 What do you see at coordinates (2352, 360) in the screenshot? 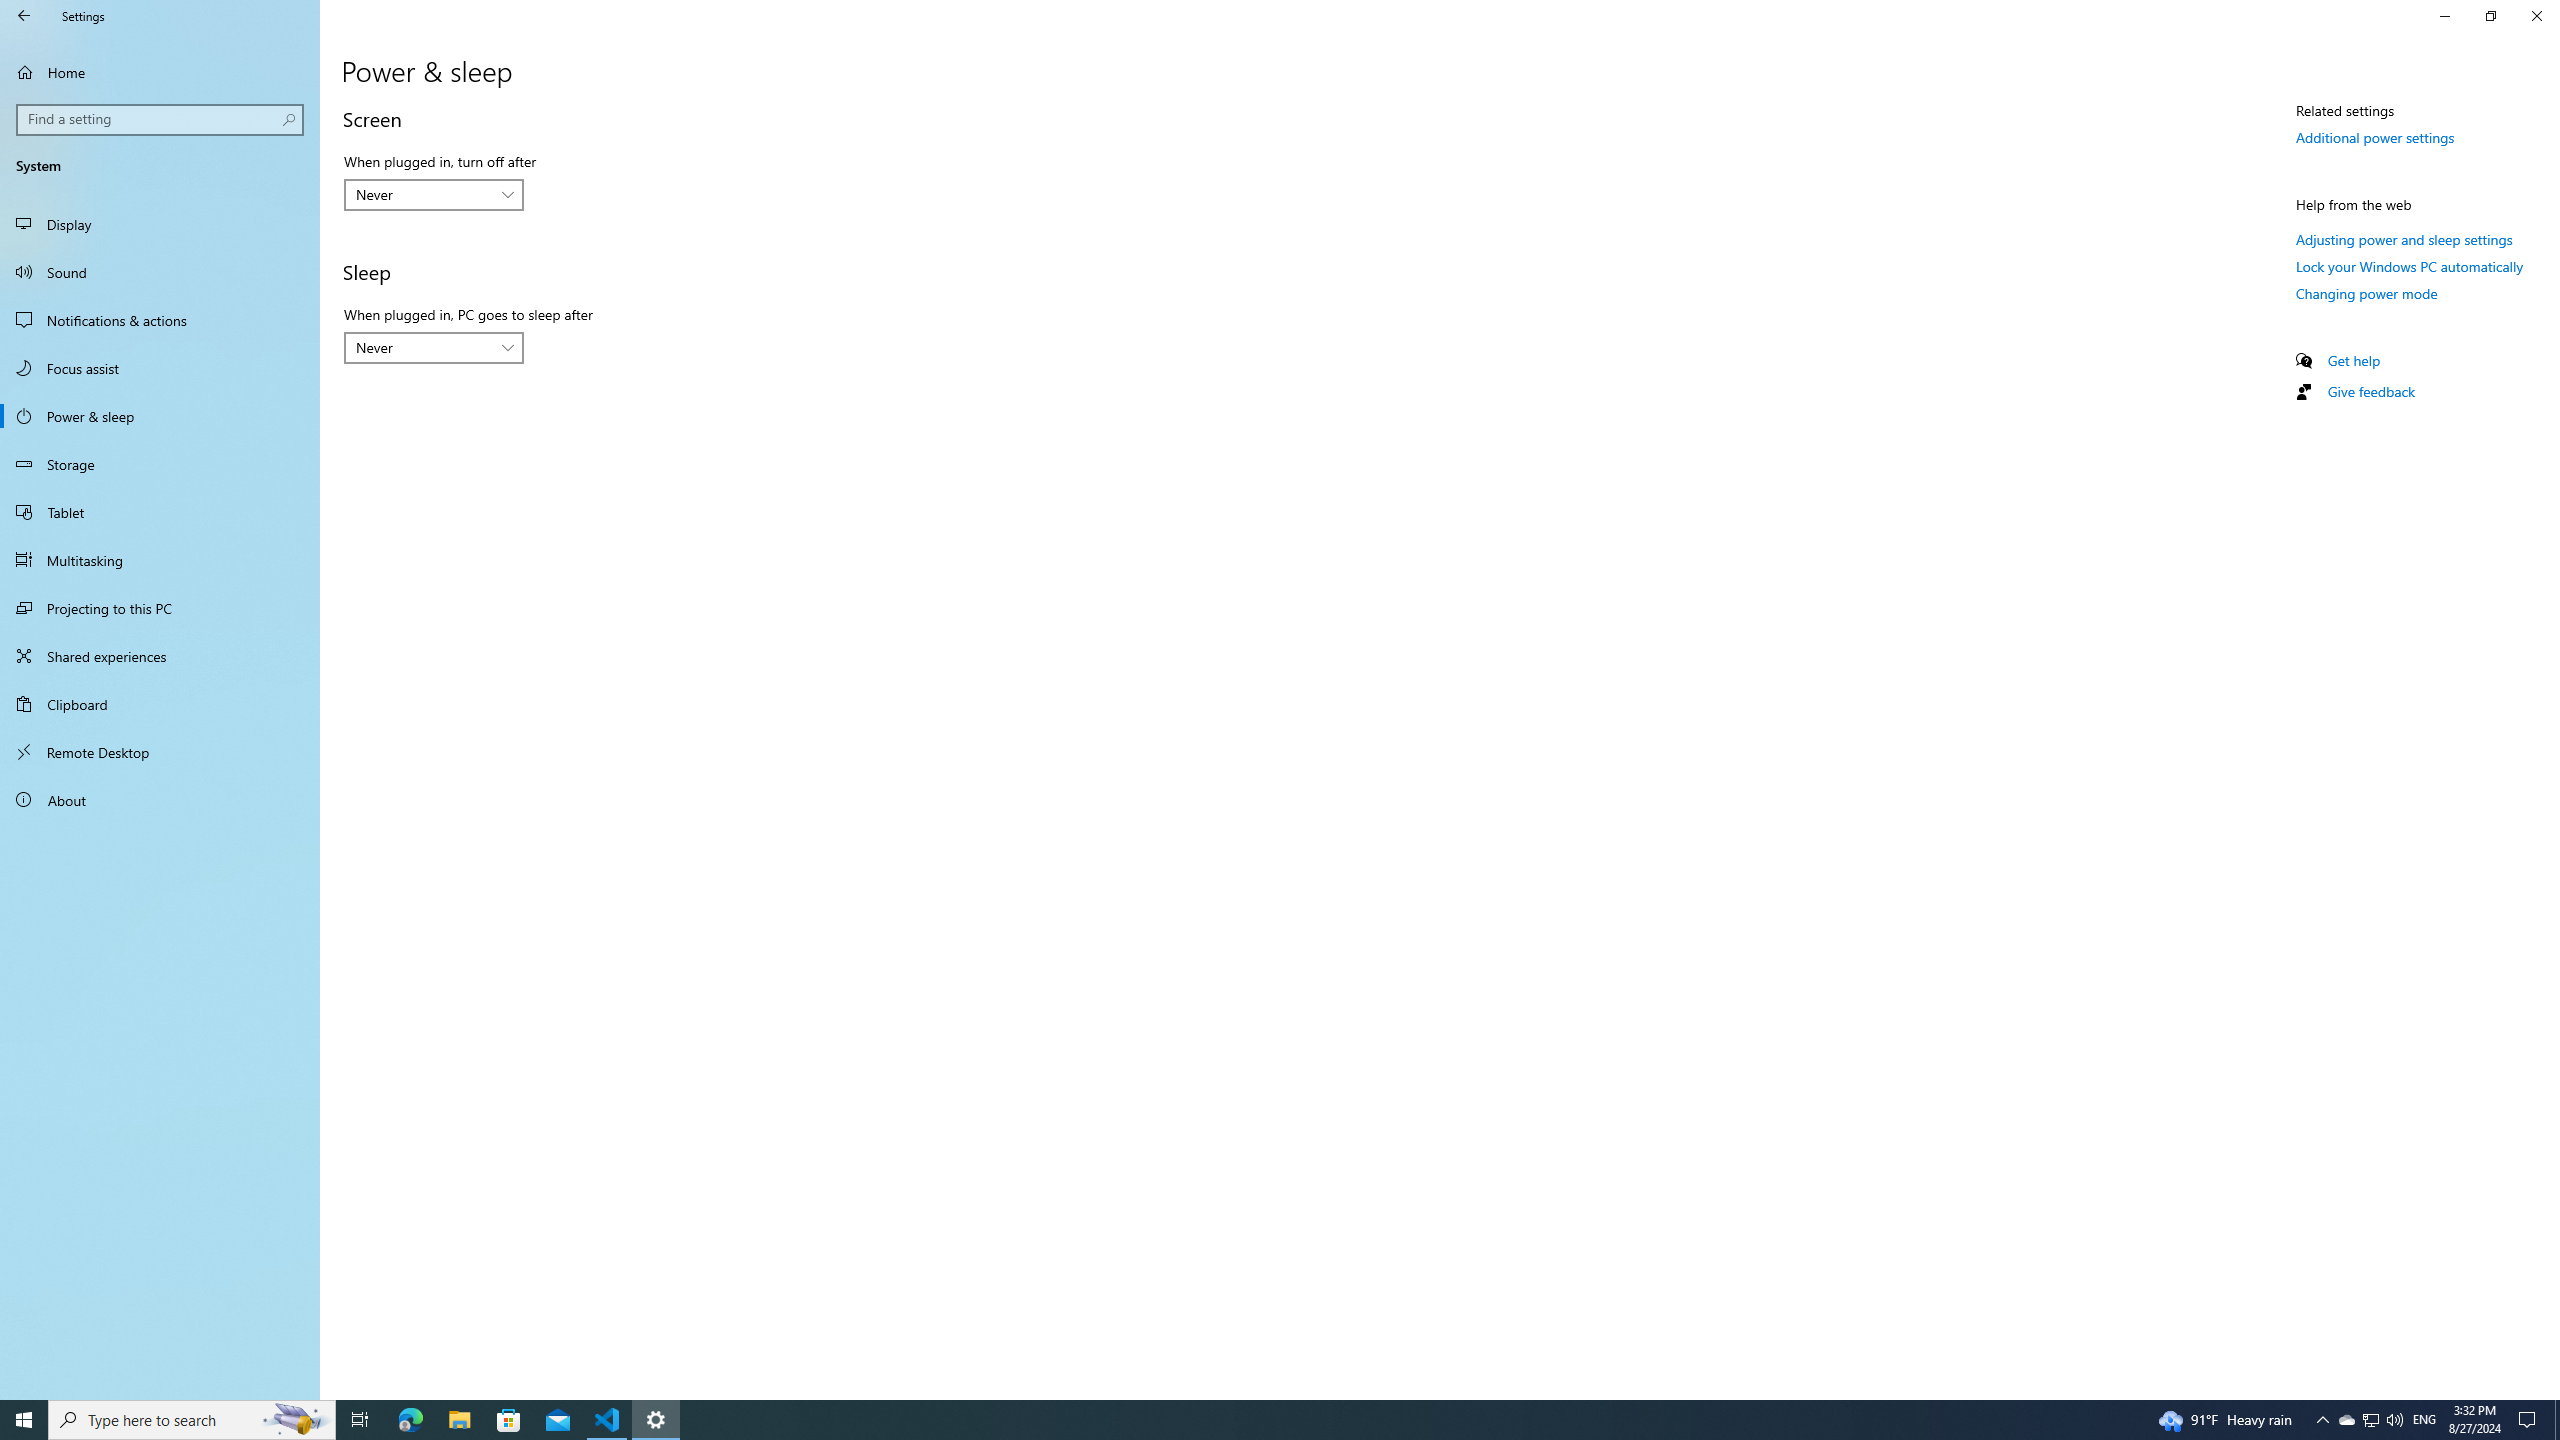
I see `'Get help'` at bounding box center [2352, 360].